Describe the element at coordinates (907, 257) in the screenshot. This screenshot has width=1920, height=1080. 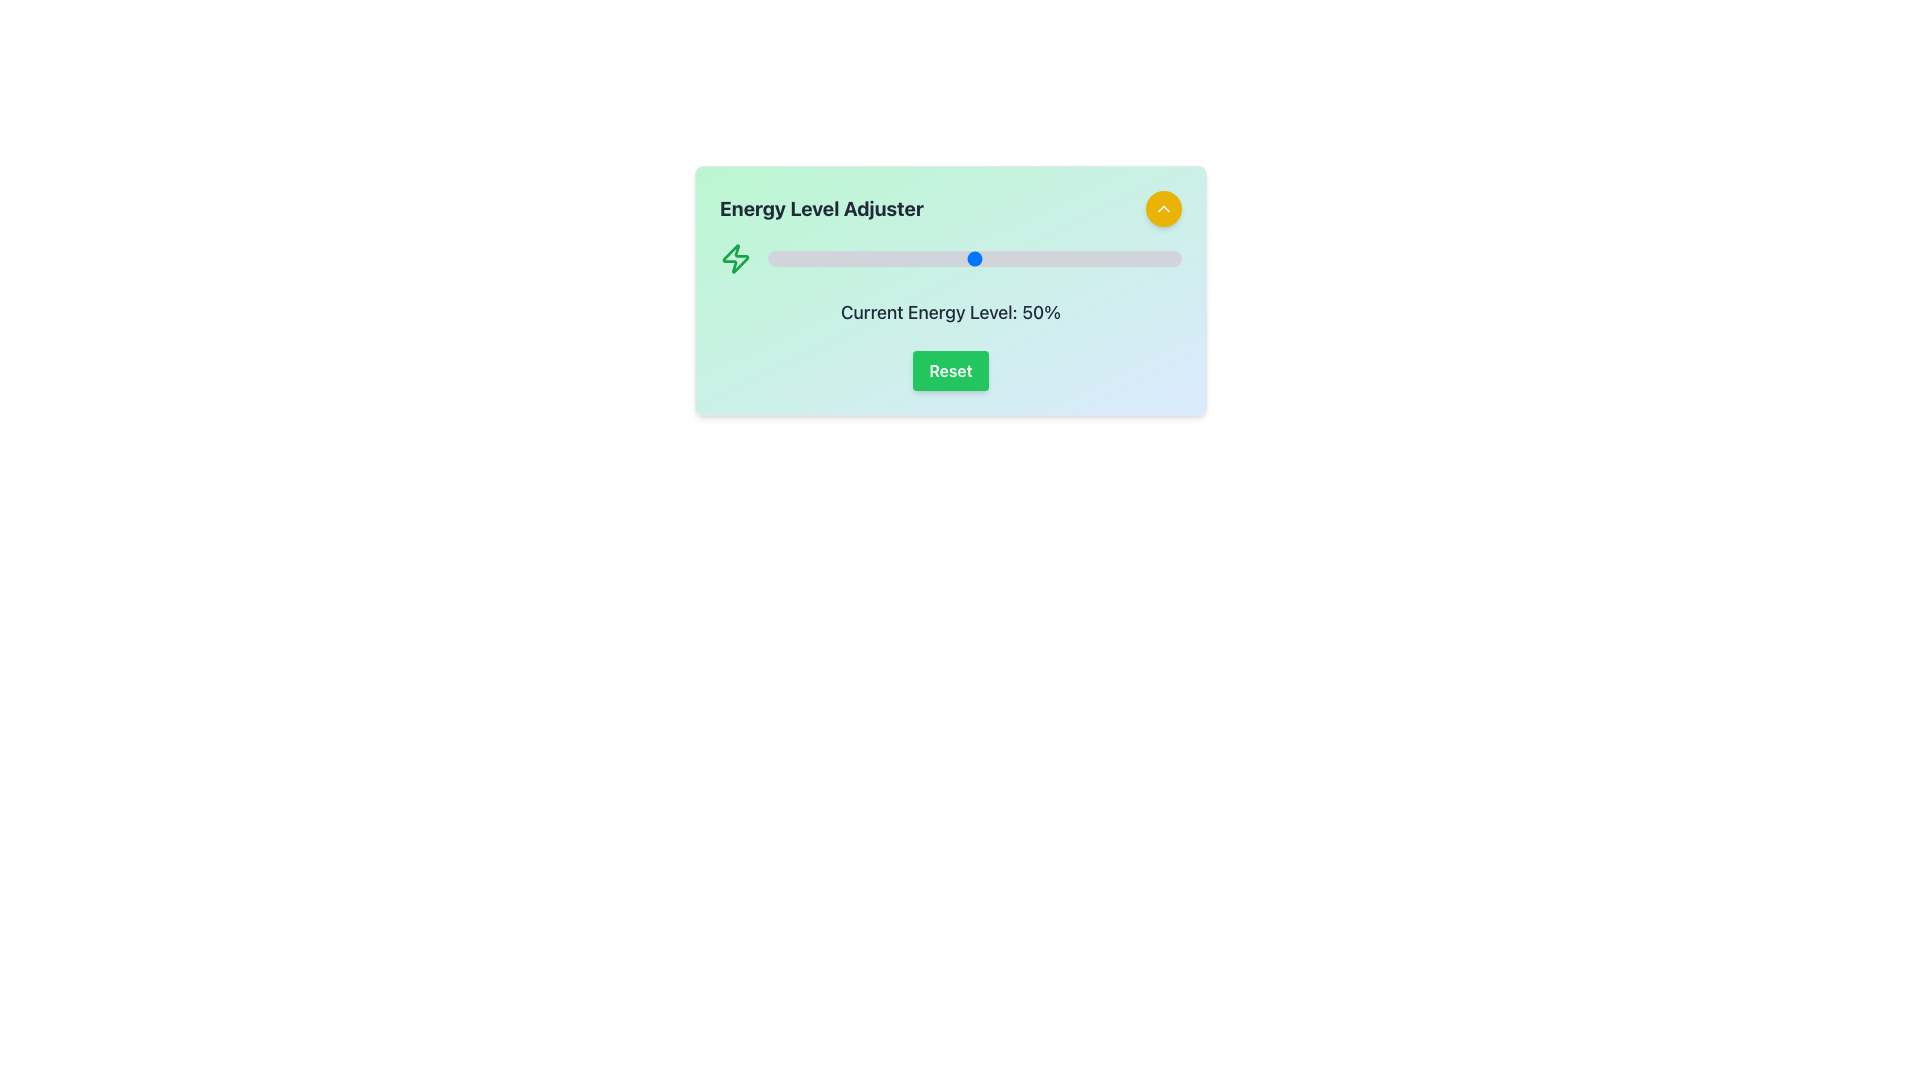
I see `the energy level` at that location.